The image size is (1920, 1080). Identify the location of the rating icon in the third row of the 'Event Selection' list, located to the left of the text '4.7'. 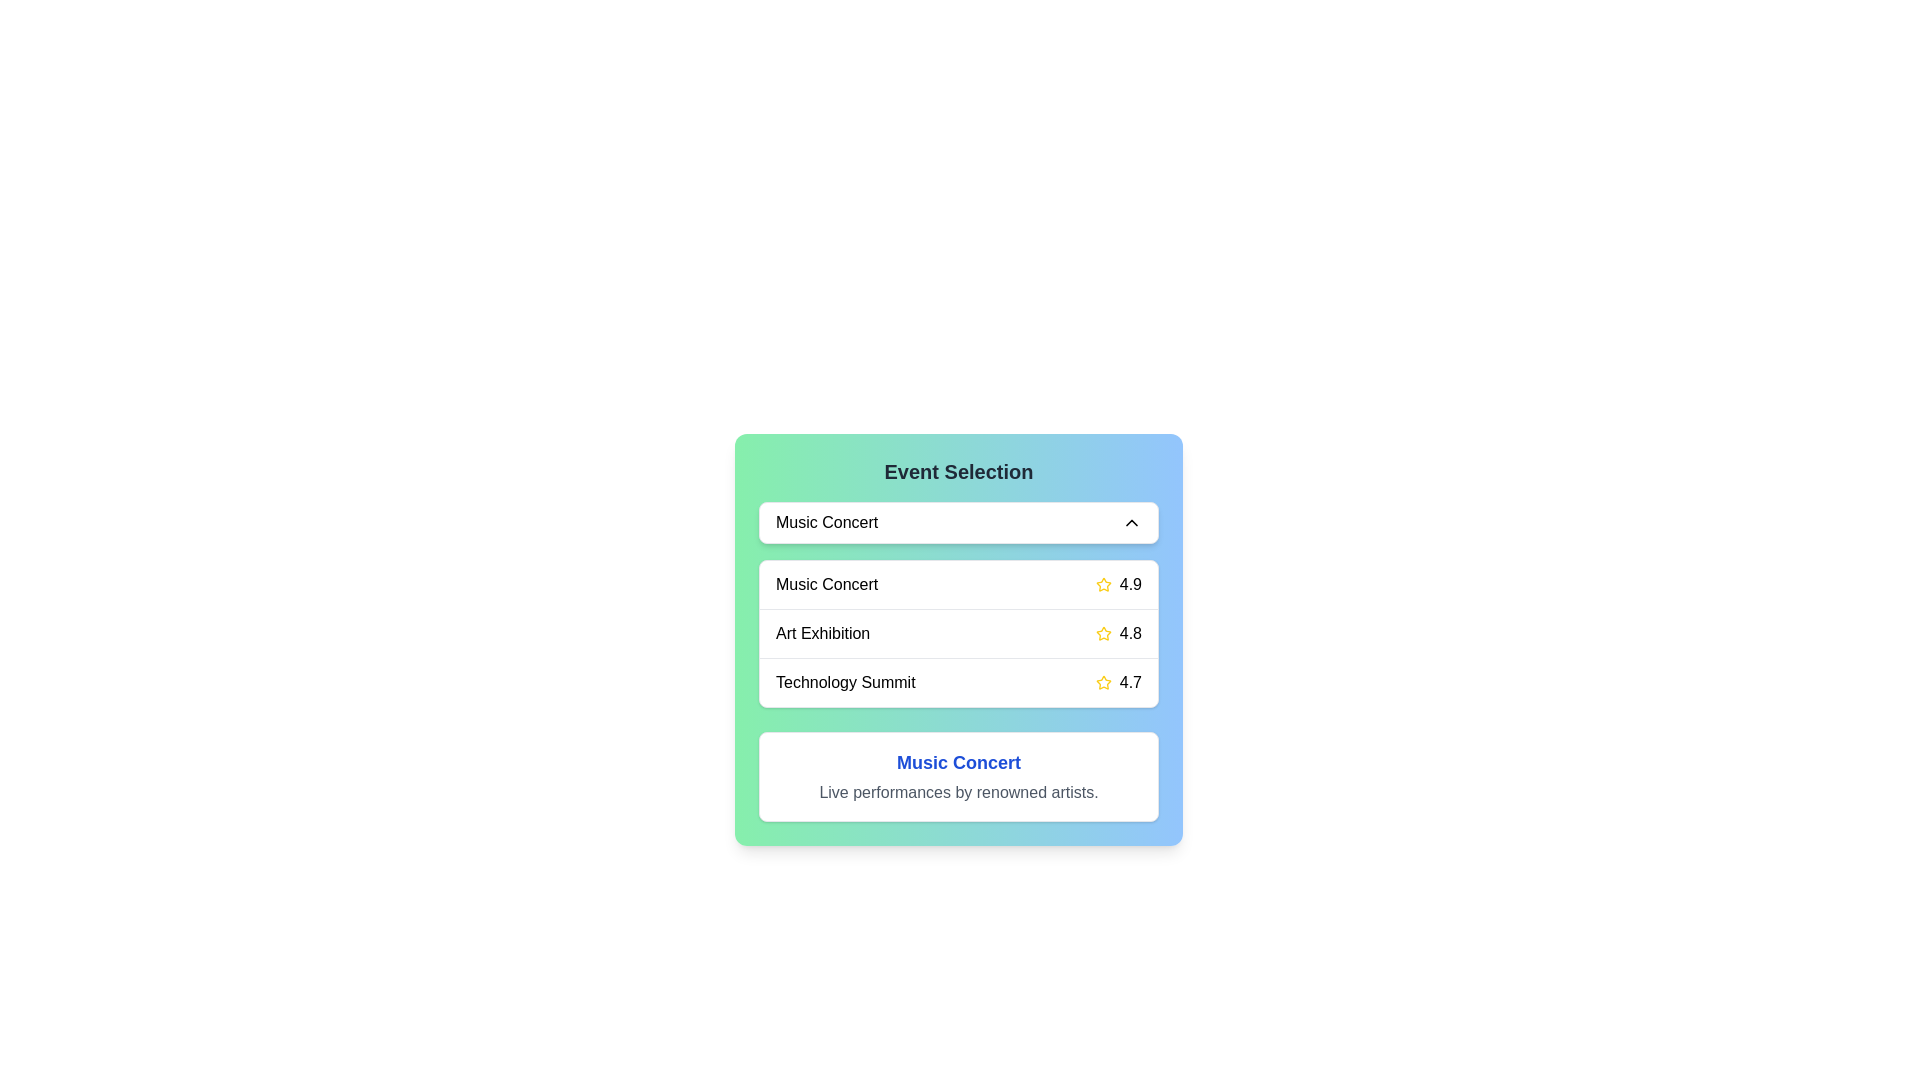
(1102, 681).